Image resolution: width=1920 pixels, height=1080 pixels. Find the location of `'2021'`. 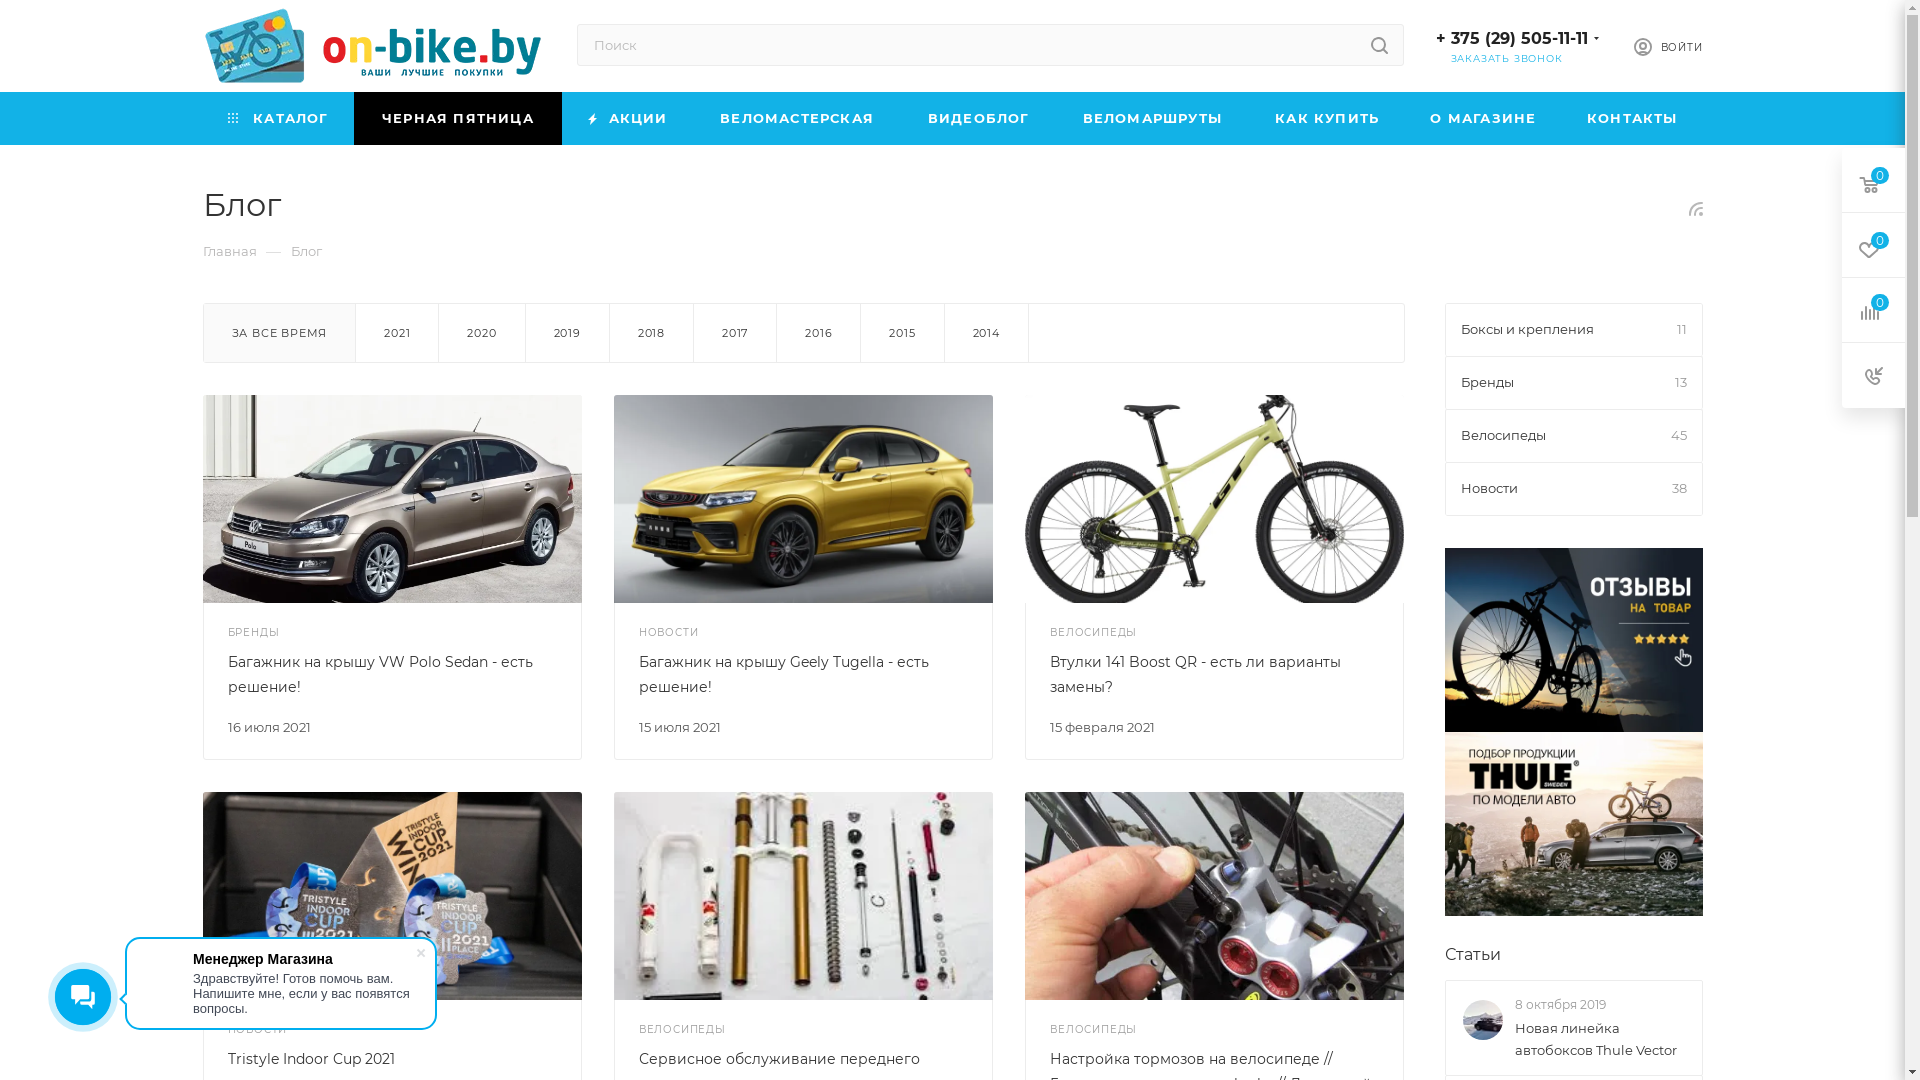

'2021' is located at coordinates (397, 331).